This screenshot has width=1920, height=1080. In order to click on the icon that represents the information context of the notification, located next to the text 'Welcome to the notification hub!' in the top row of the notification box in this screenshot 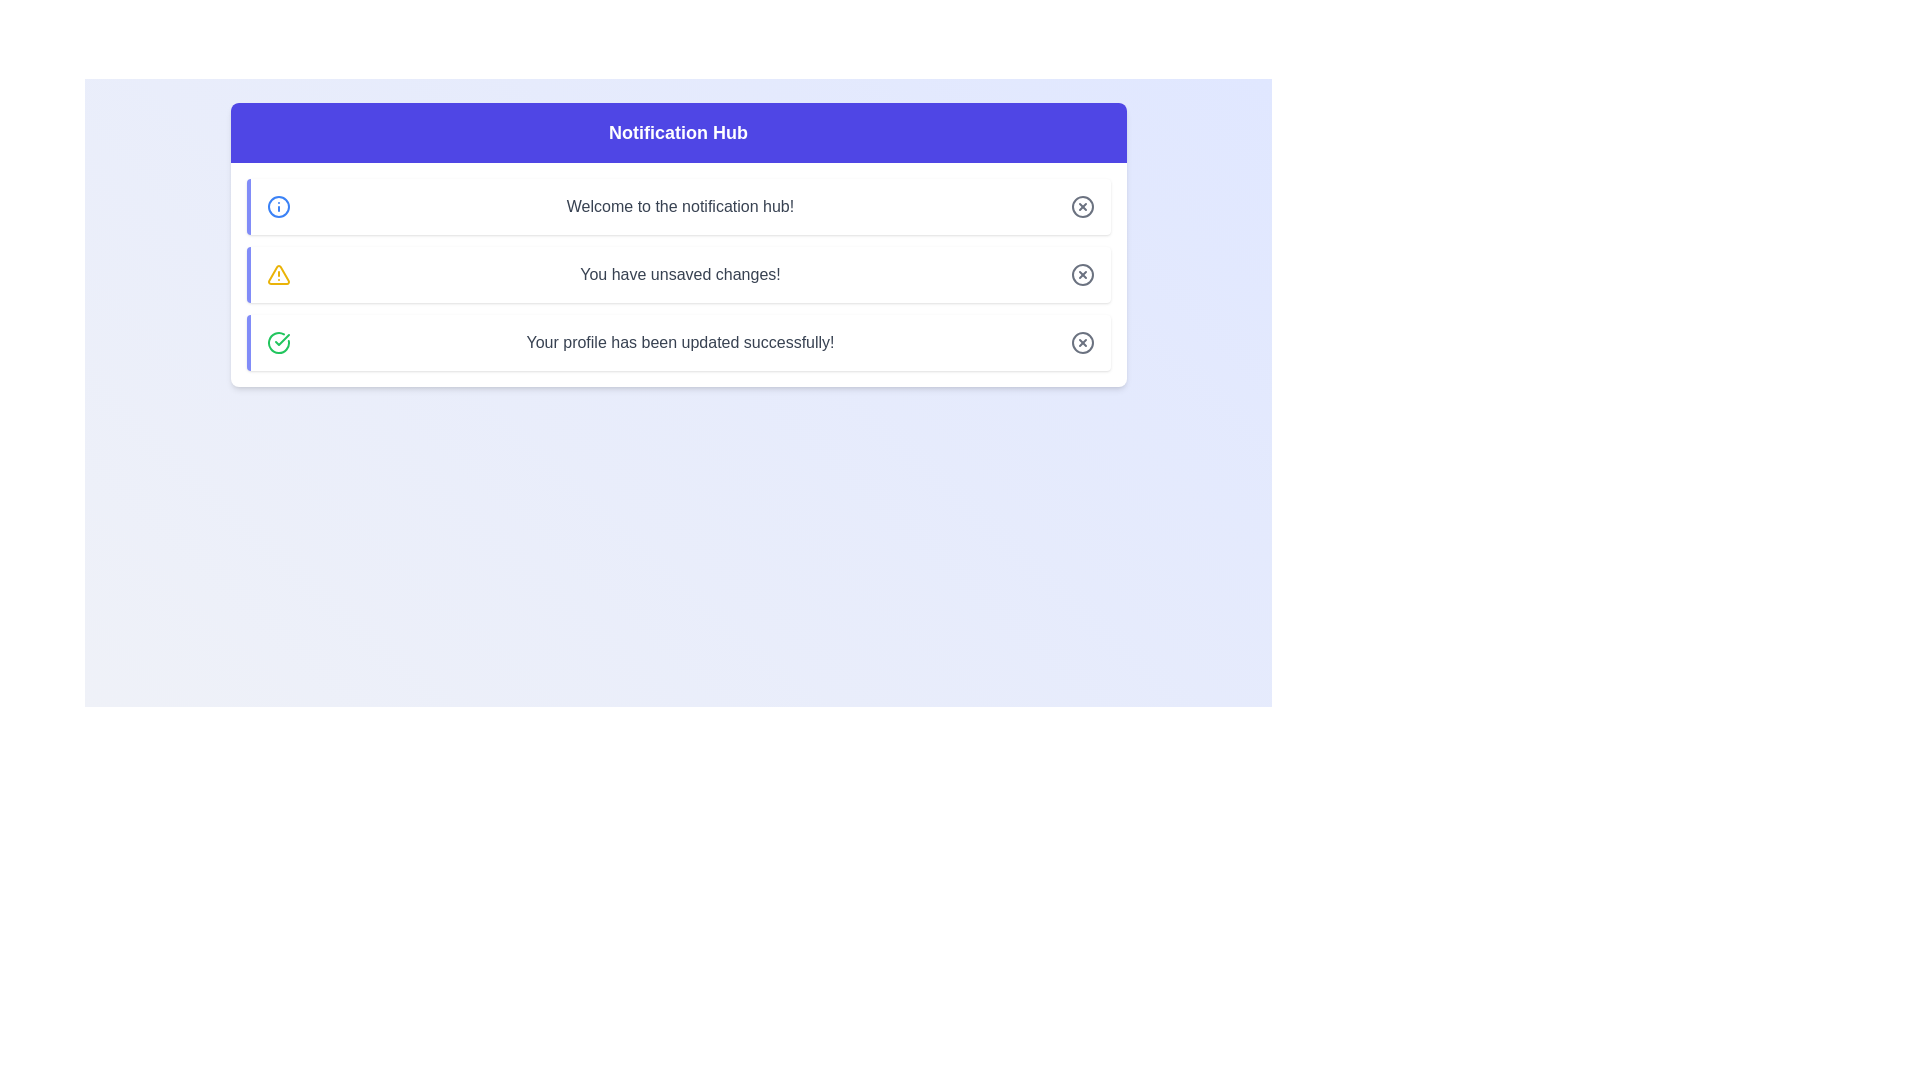, I will do `click(277, 207)`.